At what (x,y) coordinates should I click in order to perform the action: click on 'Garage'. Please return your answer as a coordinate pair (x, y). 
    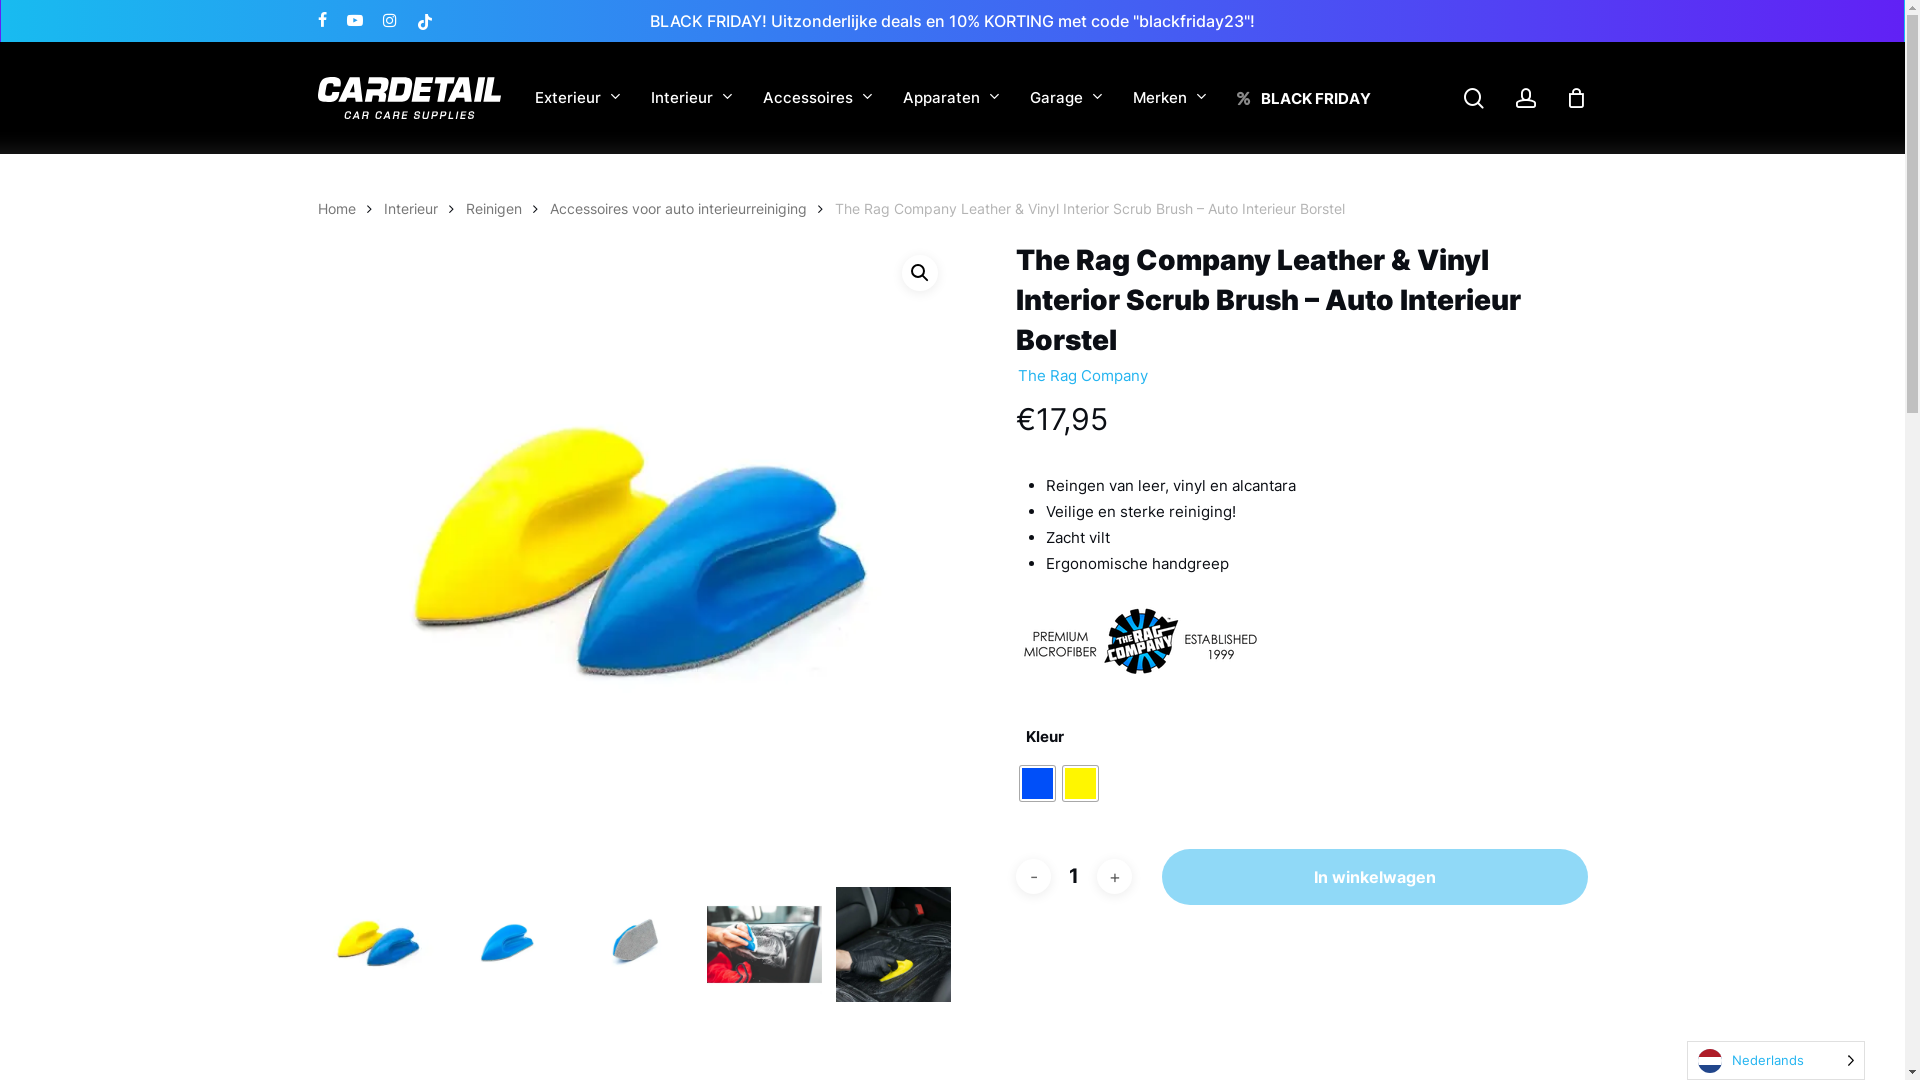
    Looking at the image, I should click on (1065, 98).